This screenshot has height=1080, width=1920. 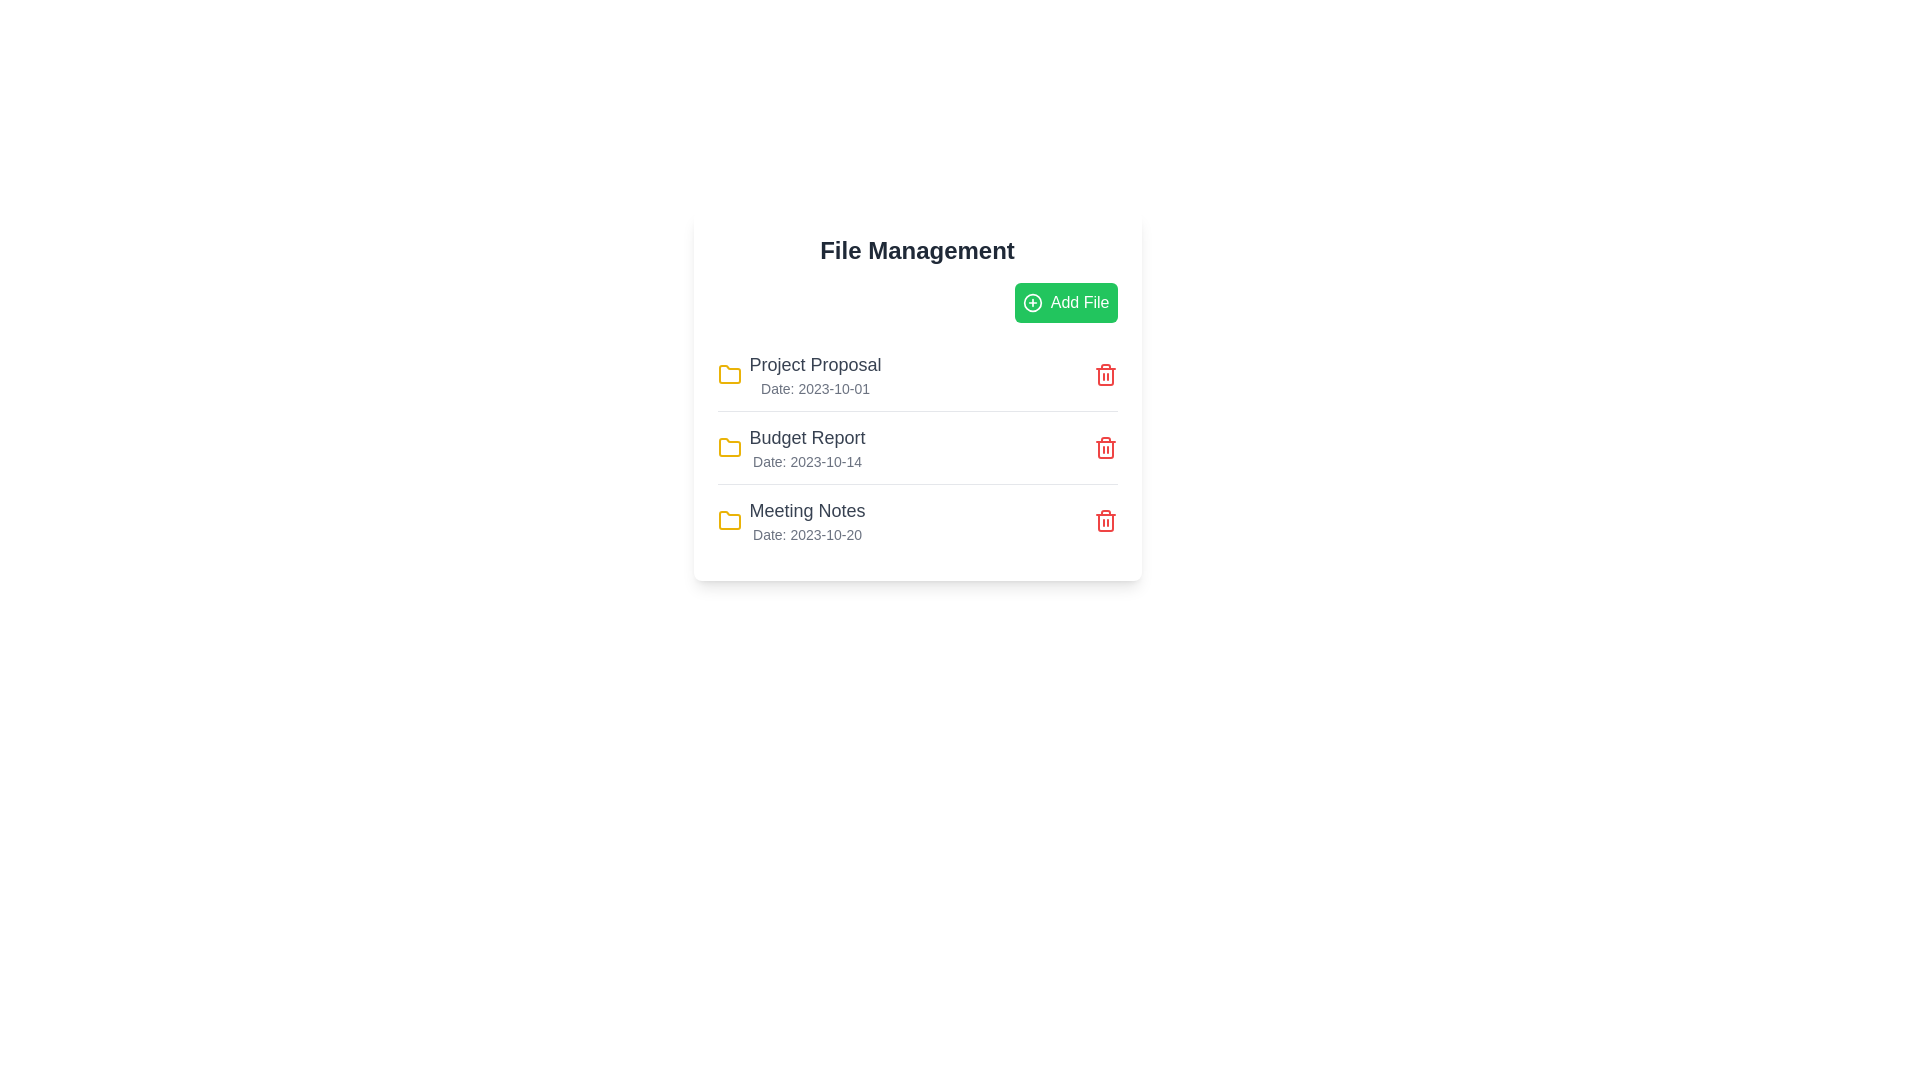 What do you see at coordinates (1064, 303) in the screenshot?
I see `'Add File' button to add a new file` at bounding box center [1064, 303].